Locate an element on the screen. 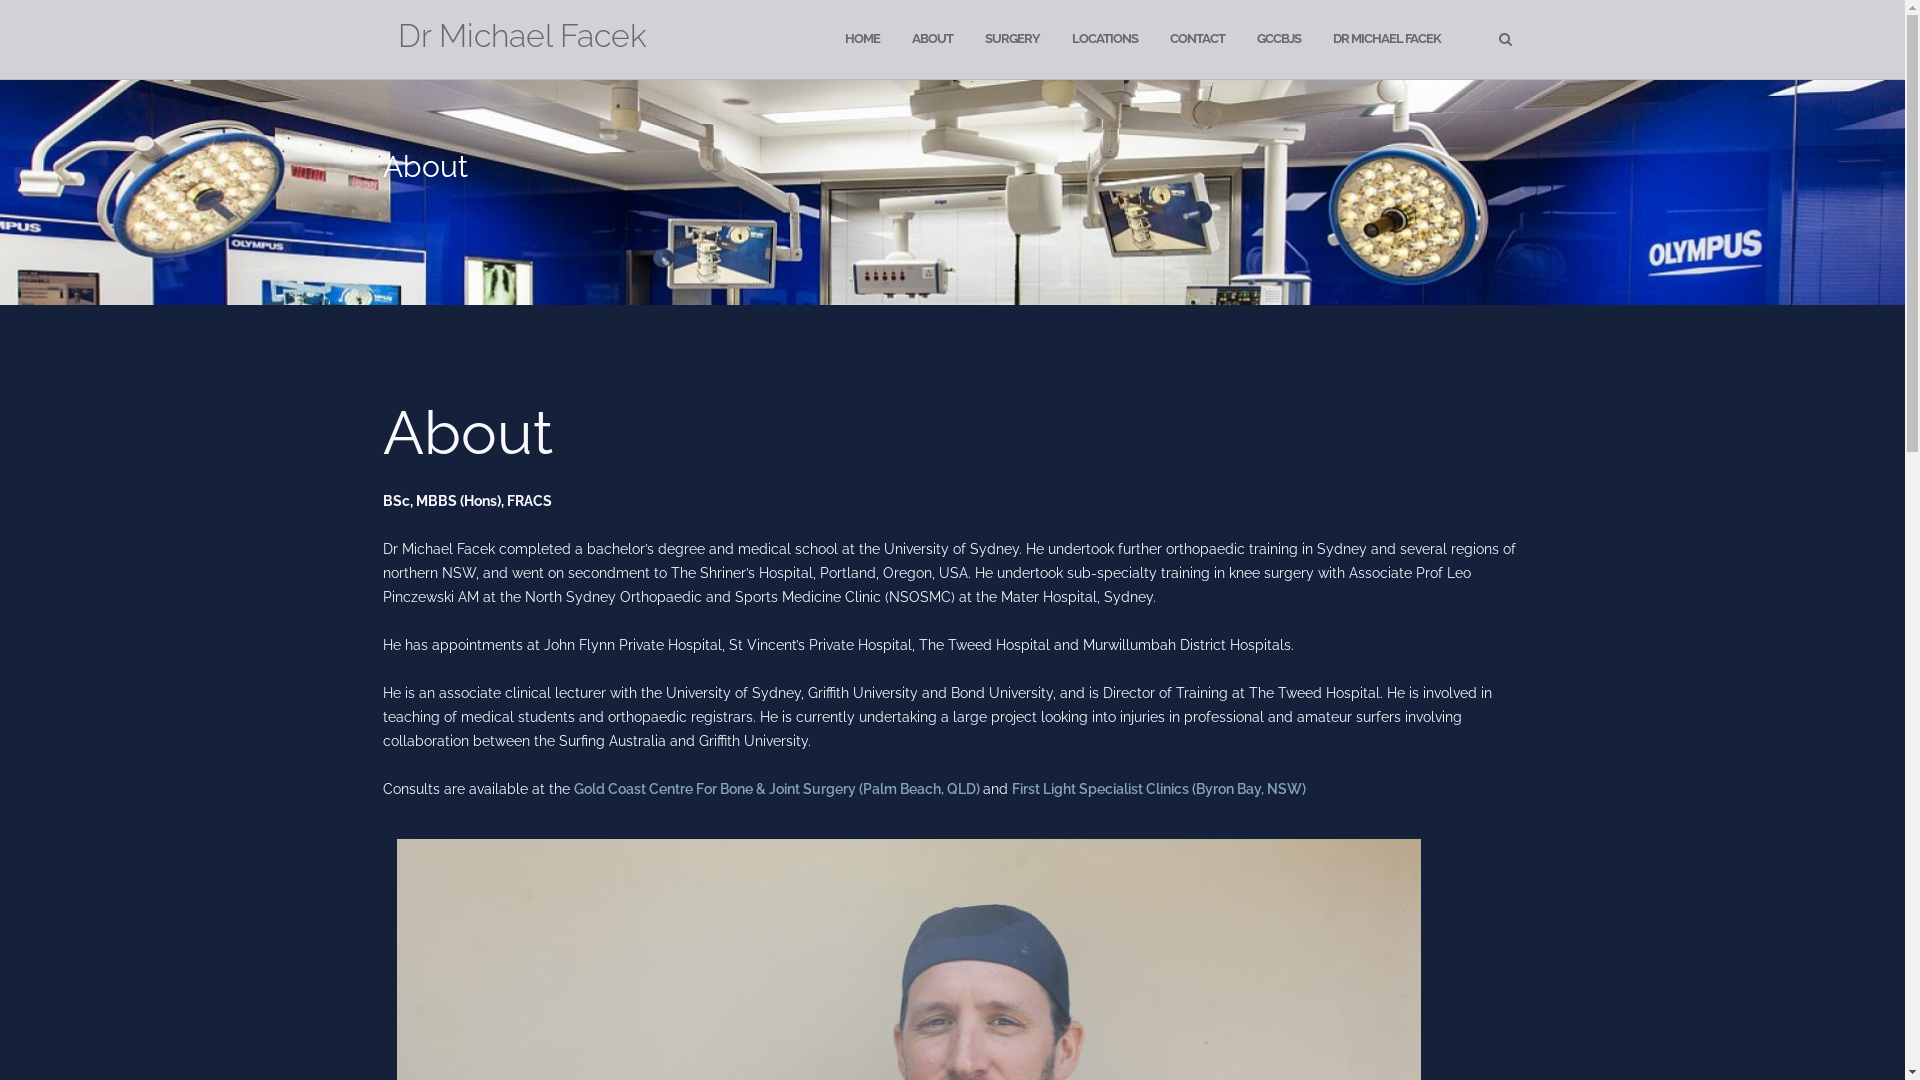 The width and height of the screenshot is (1920, 1080). 'SURGERY' is located at coordinates (1011, 39).